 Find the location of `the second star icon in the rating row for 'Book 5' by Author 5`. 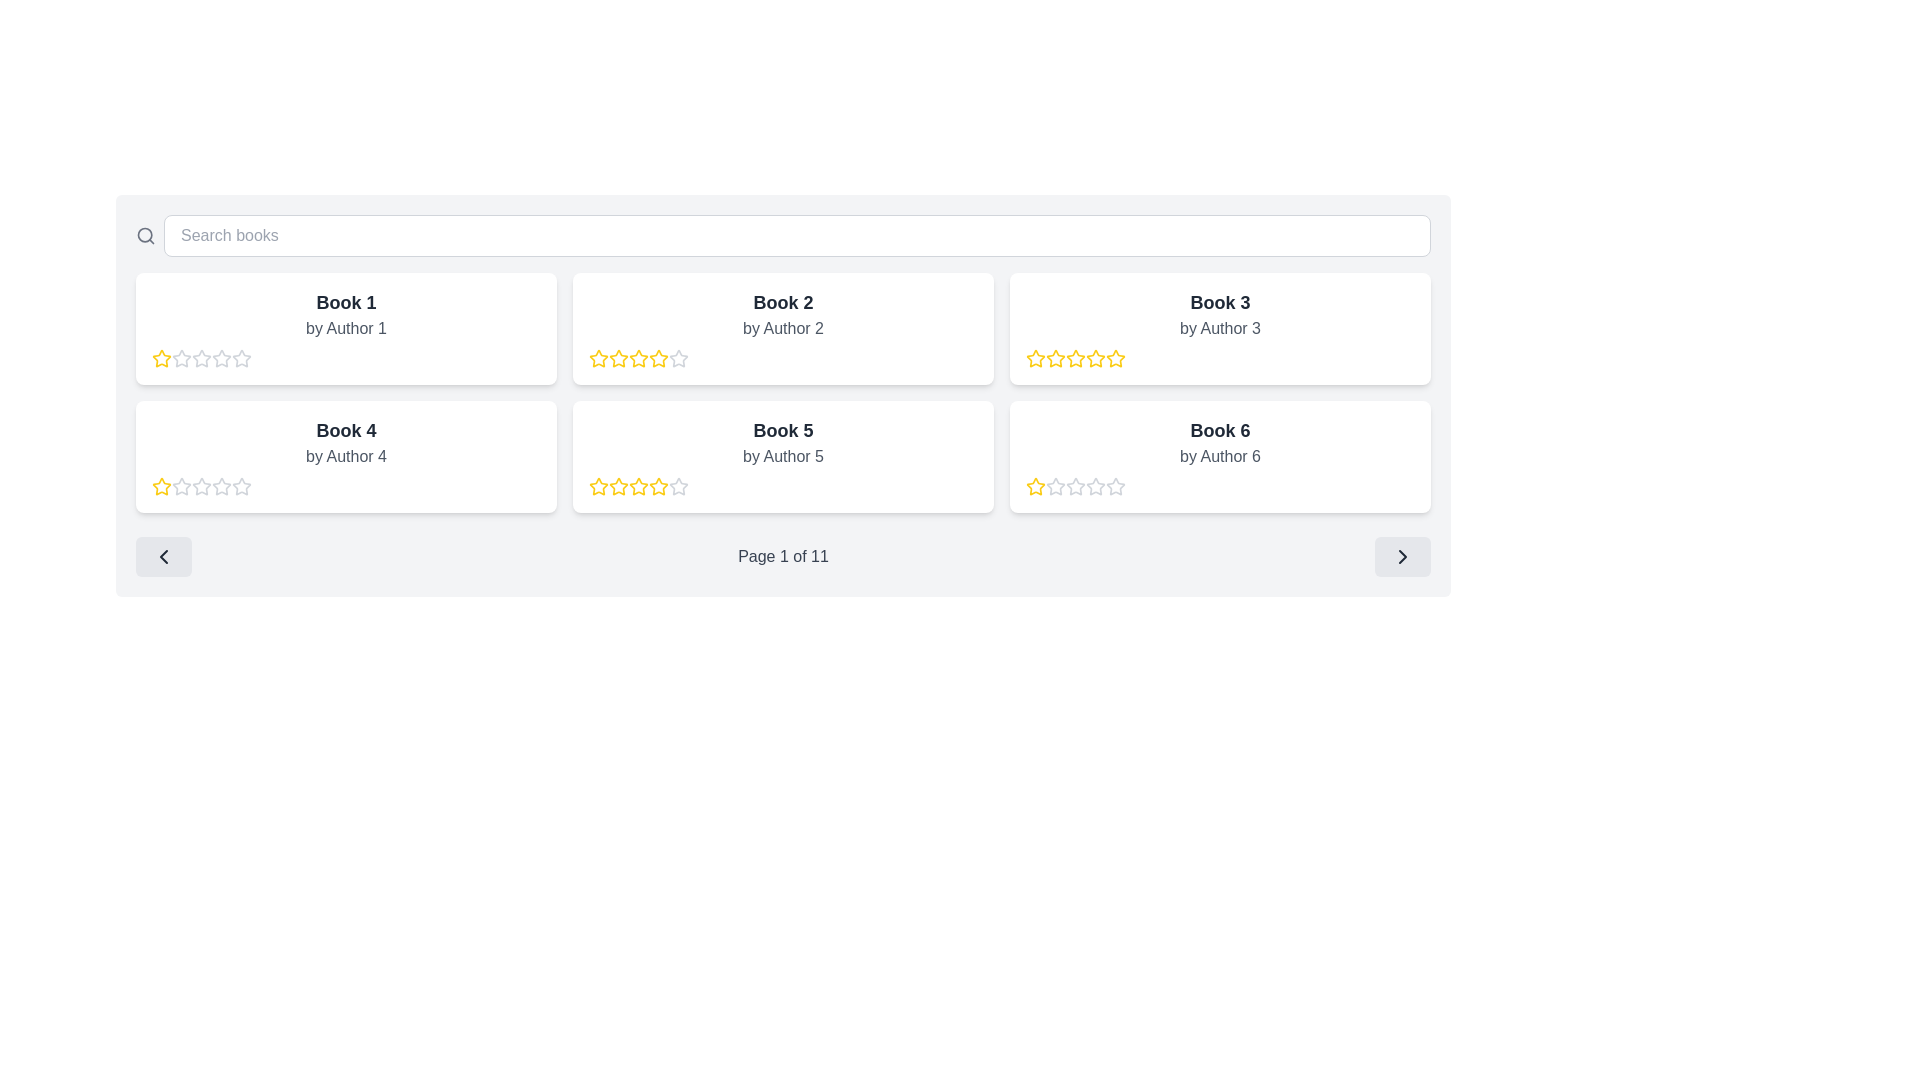

the second star icon in the rating row for 'Book 5' by Author 5 is located at coordinates (598, 486).